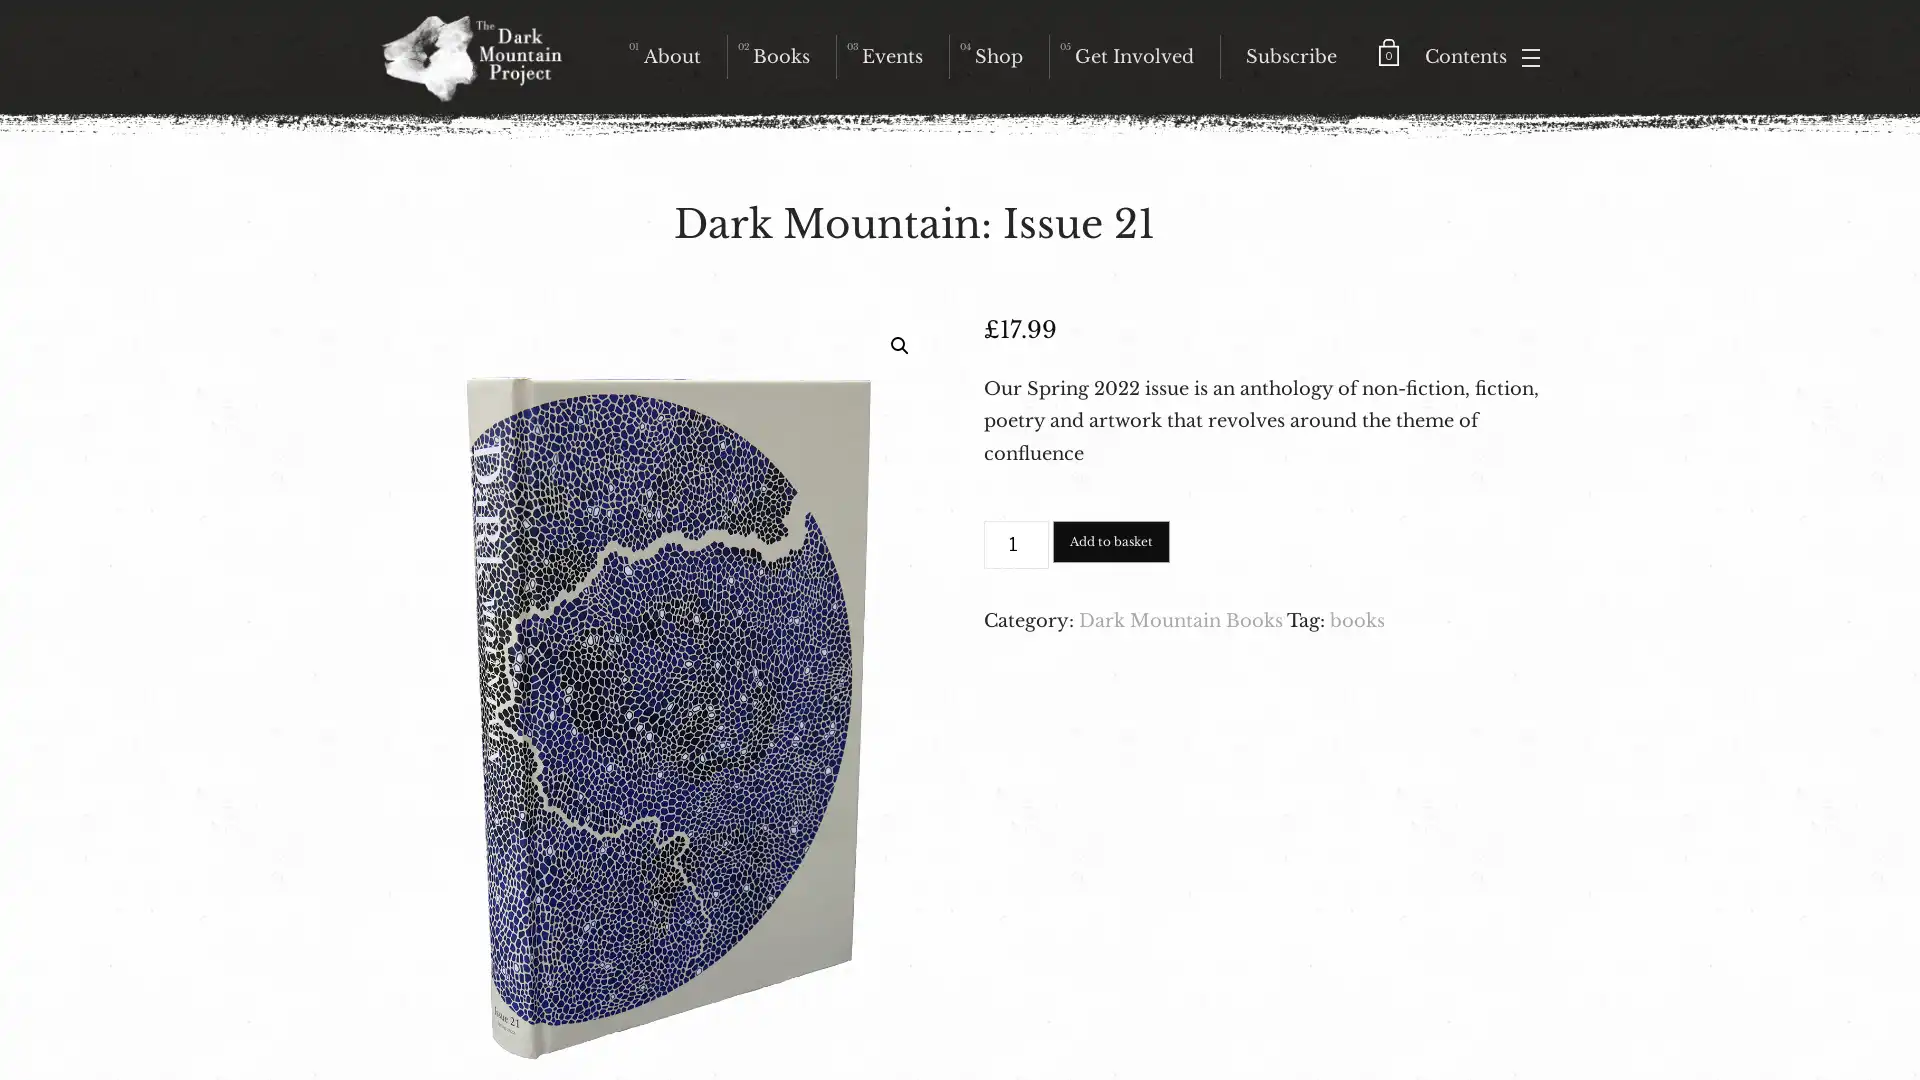 This screenshot has height=1080, width=1920. What do you see at coordinates (1109, 541) in the screenshot?
I see `Add to basket` at bounding box center [1109, 541].